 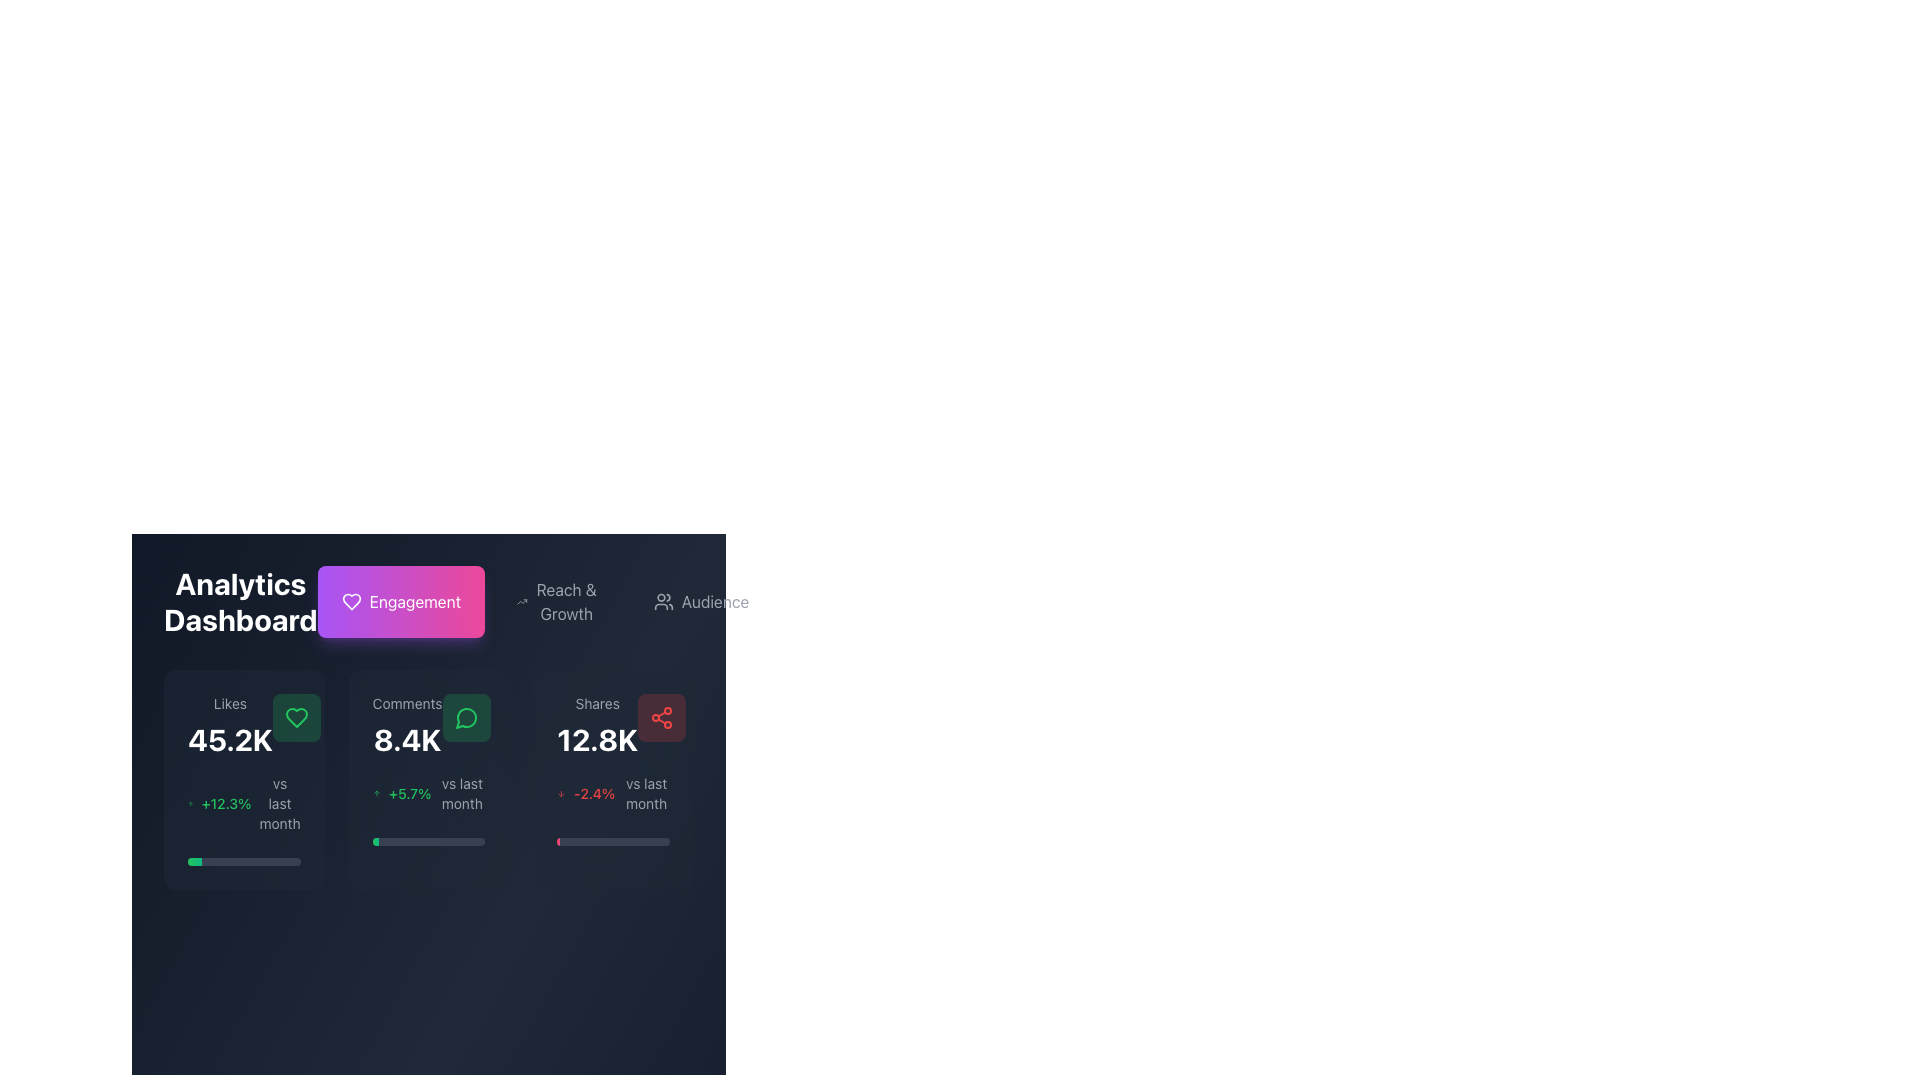 What do you see at coordinates (646, 793) in the screenshot?
I see `descriptive text label located in the 'Shares' section of the dashboard, which indicates the percentage value compares data to the previous month, situated immediately to the right of the red-colored percentage value '-2.4%' and below '12.8K'` at bounding box center [646, 793].